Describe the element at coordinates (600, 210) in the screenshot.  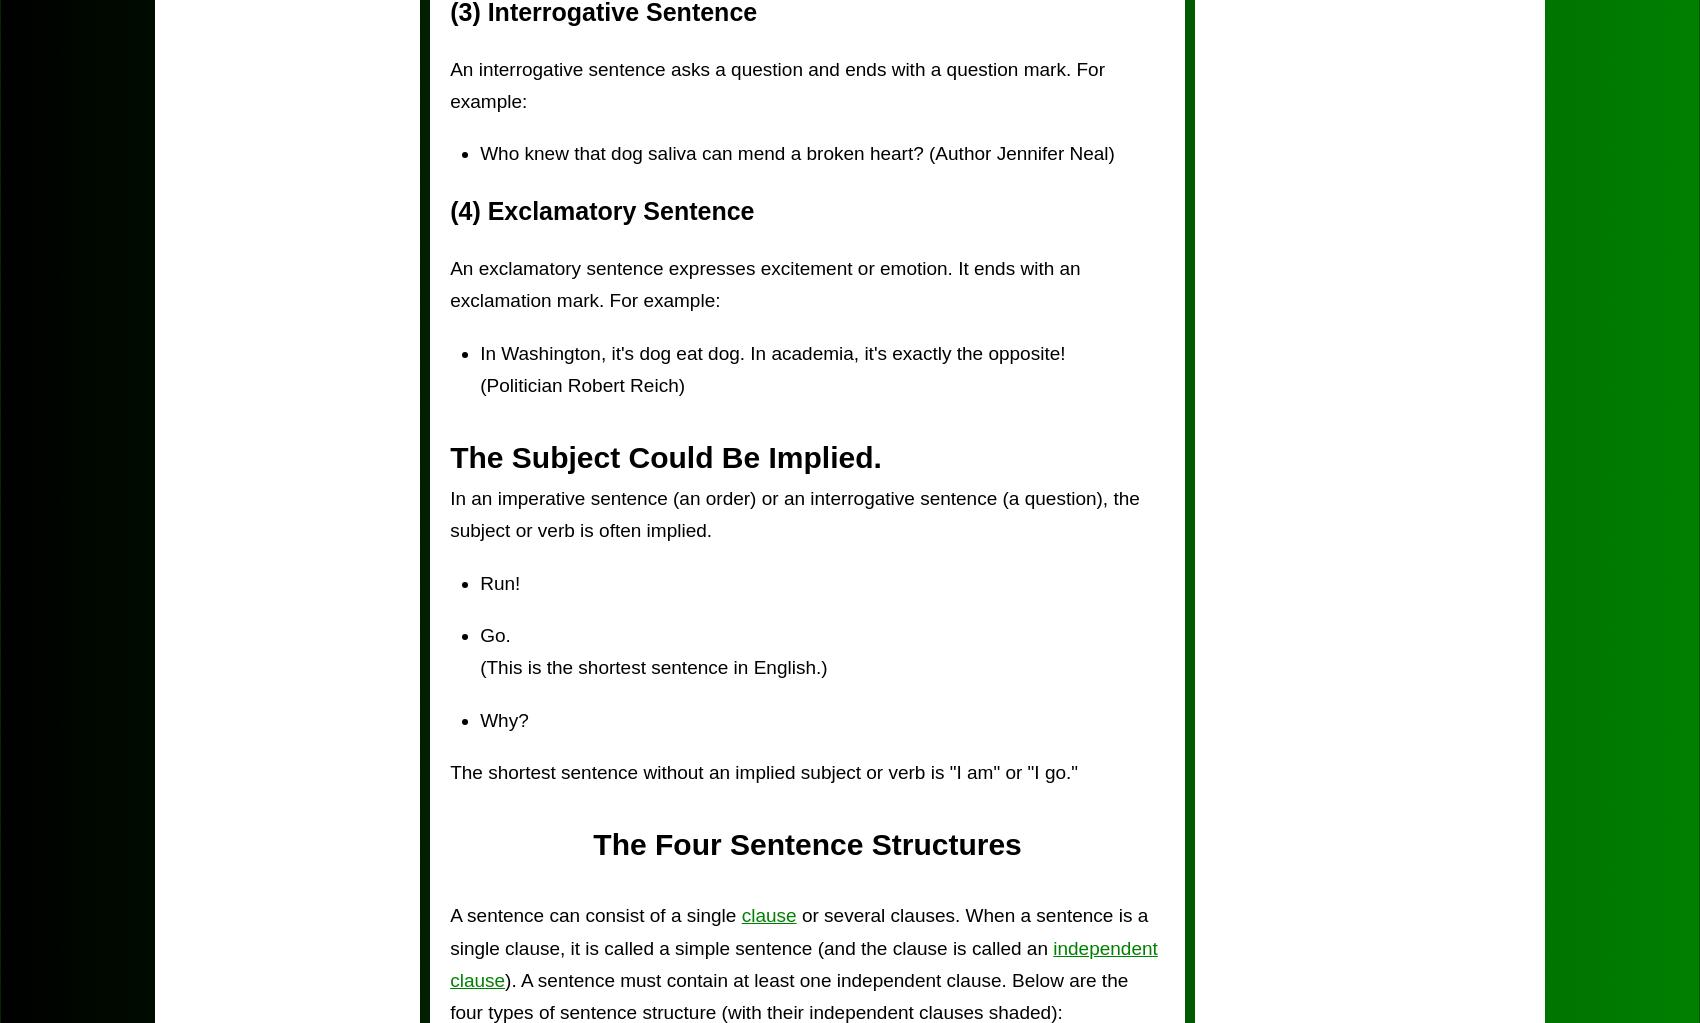
I see `'(4) Exclamatory Sentence'` at that location.